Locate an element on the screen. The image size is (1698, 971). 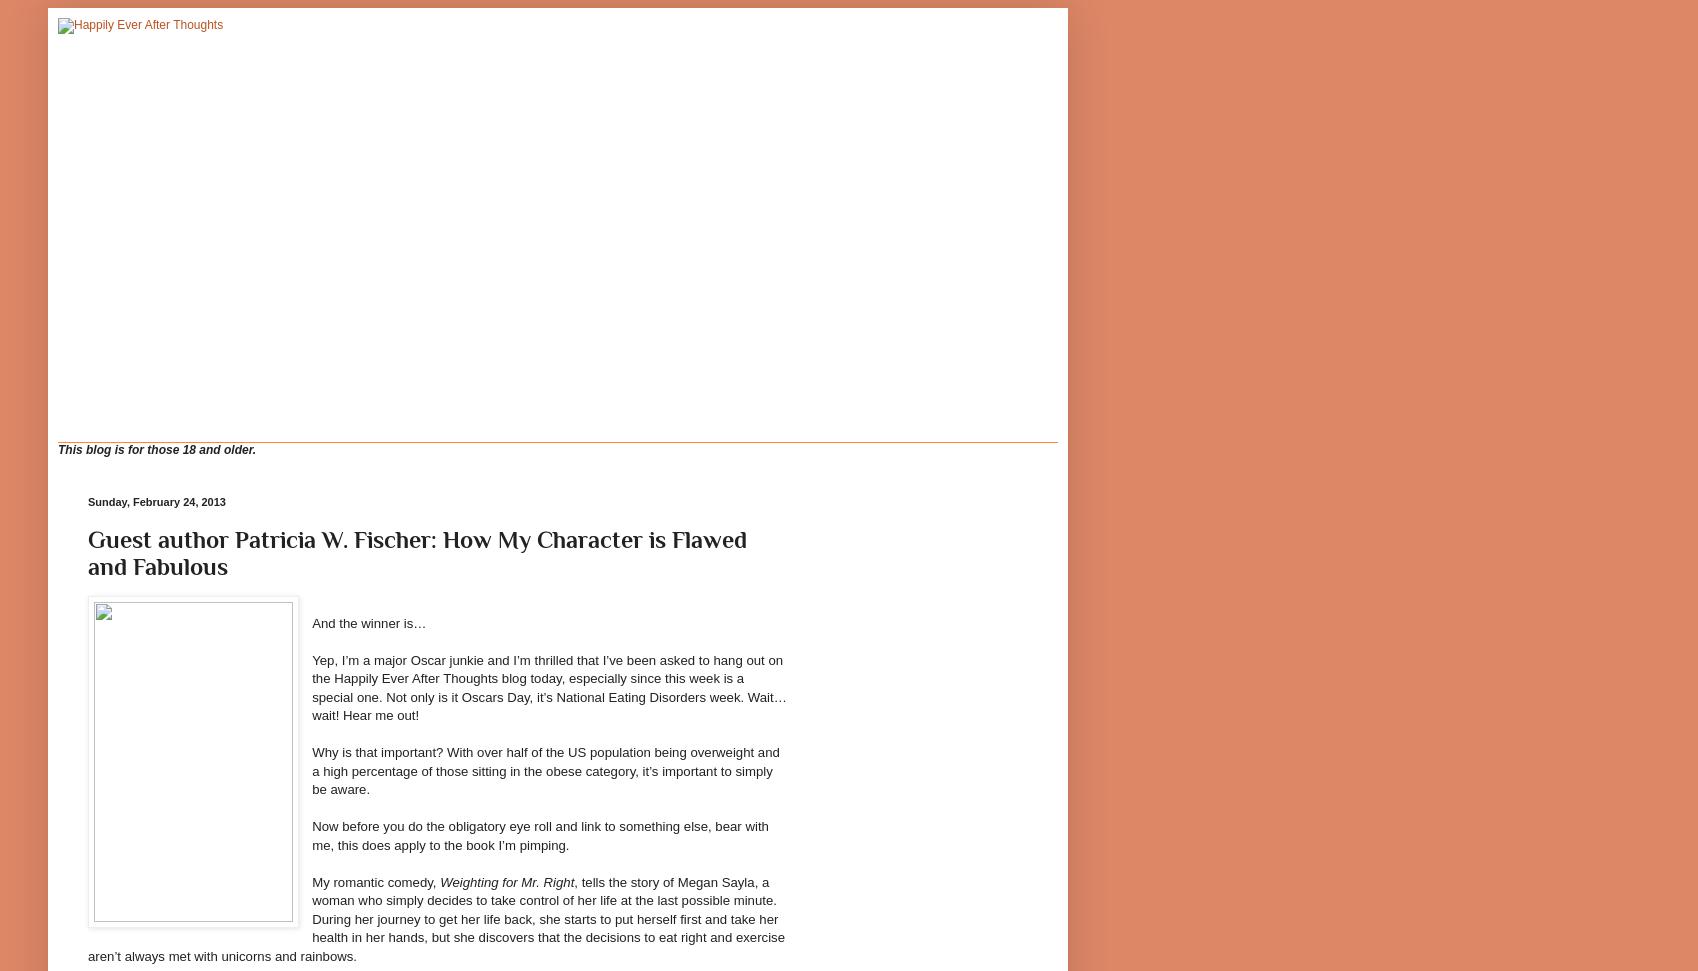
', tells the story of Megan Sayla, a woman who simply decides
to take control of her life at the last possible minute. During her journey to
get her life back, she starts to put herself first and take her health in her
hands, but she discovers that the decisions to eat right and exercise aren’t
always met with unicorns and rainbows.' is located at coordinates (435, 917).